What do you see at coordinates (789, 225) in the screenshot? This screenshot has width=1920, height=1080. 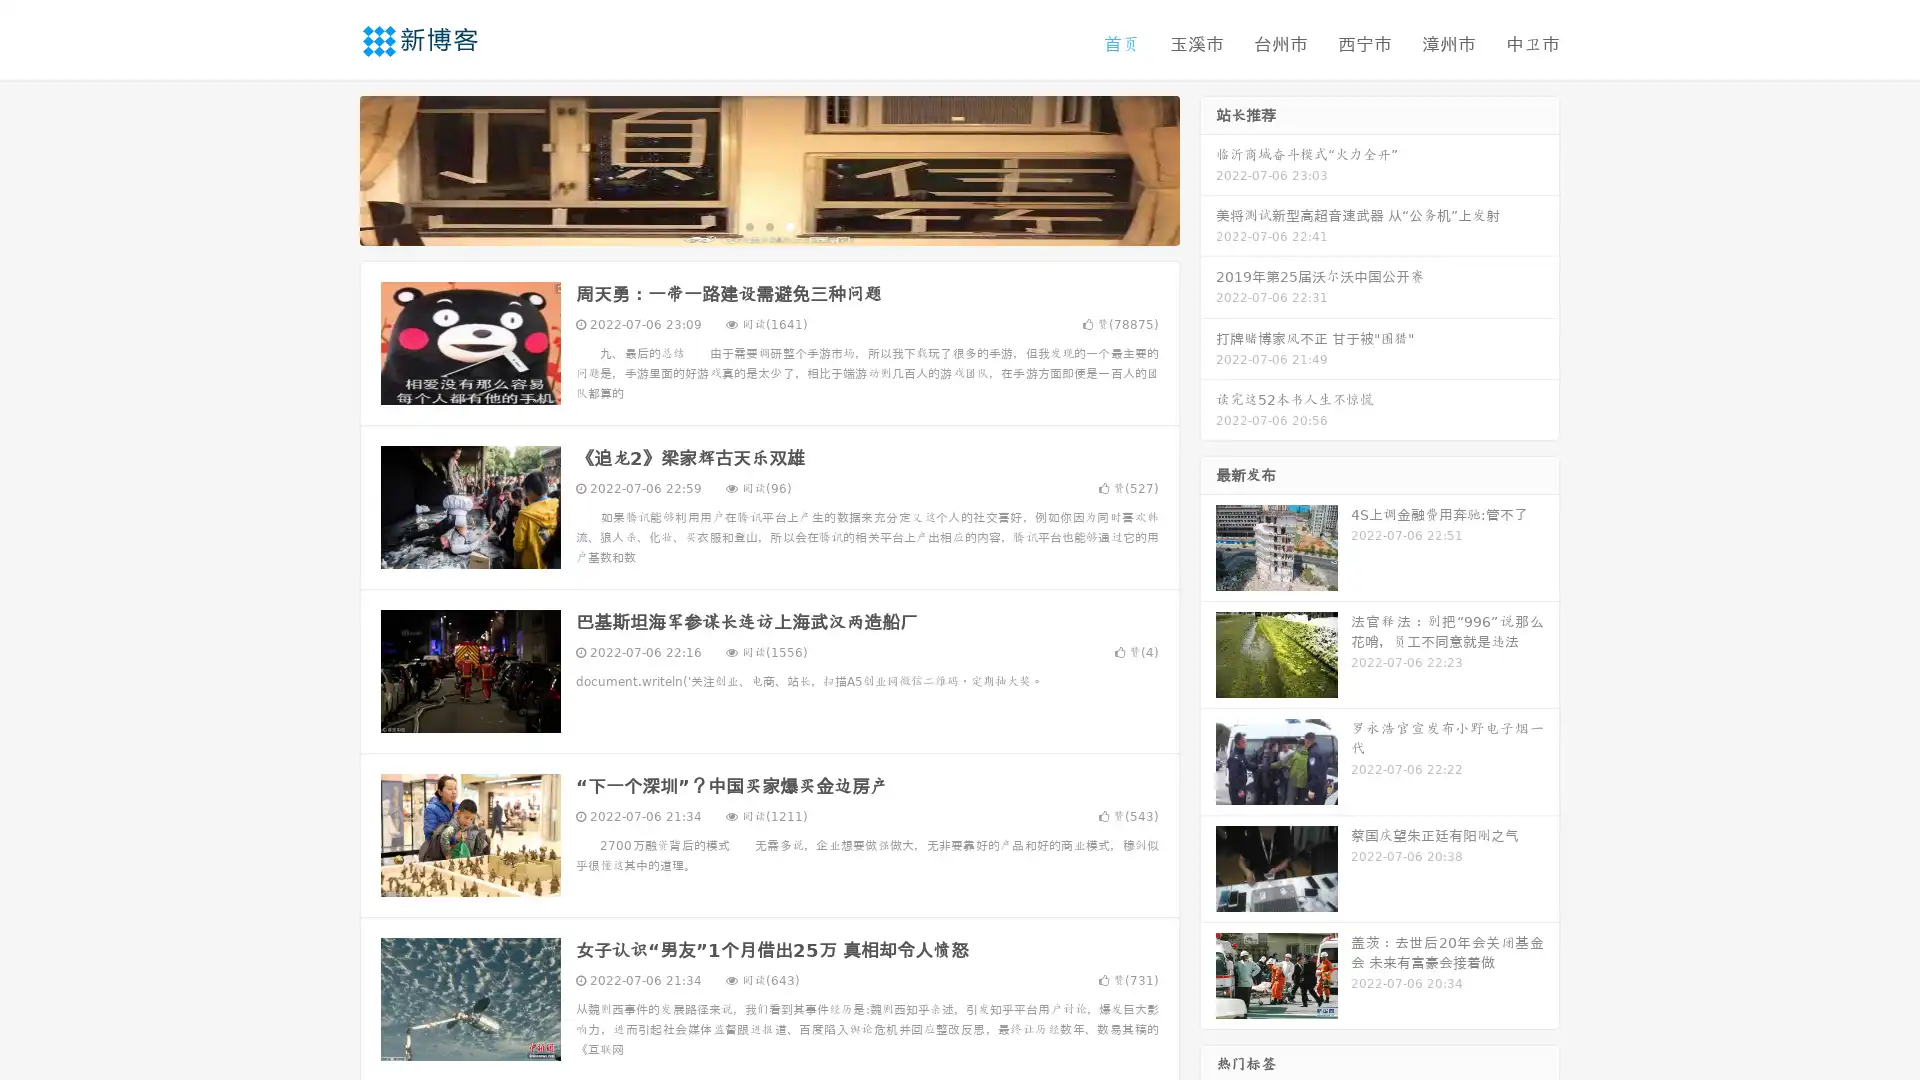 I see `Go to slide 3` at bounding box center [789, 225].